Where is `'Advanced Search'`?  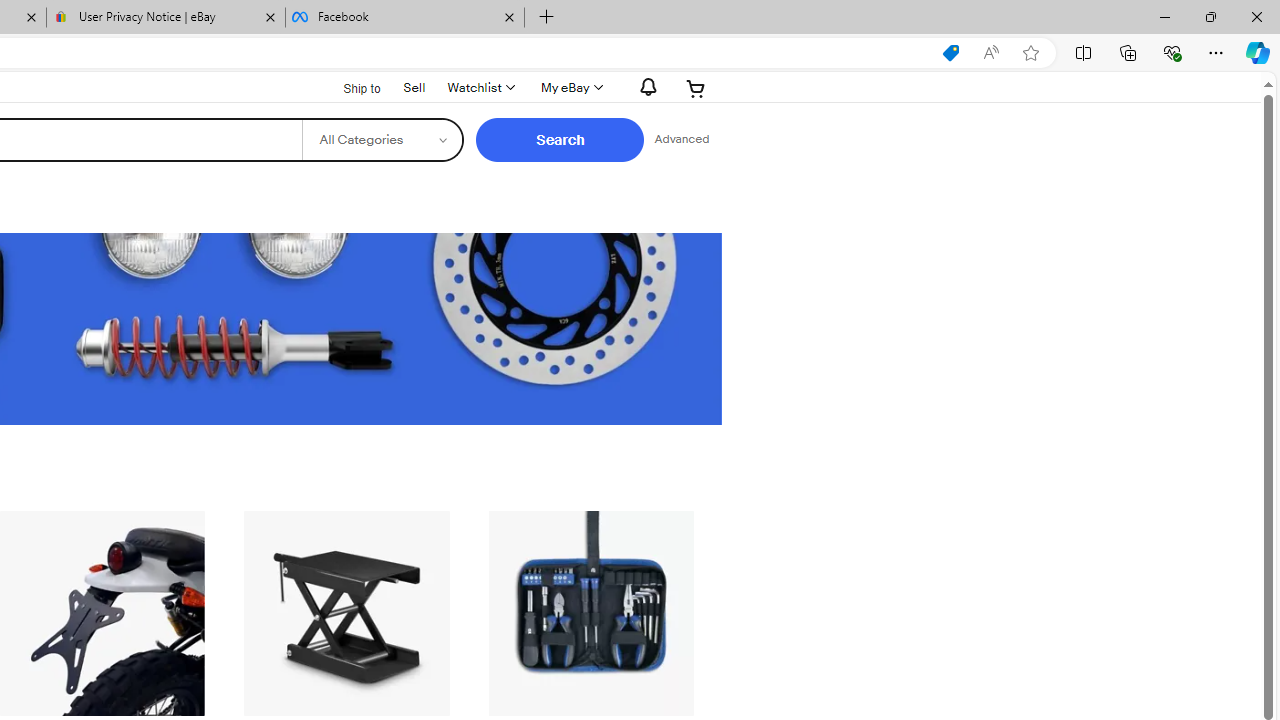 'Advanced Search' is located at coordinates (681, 139).